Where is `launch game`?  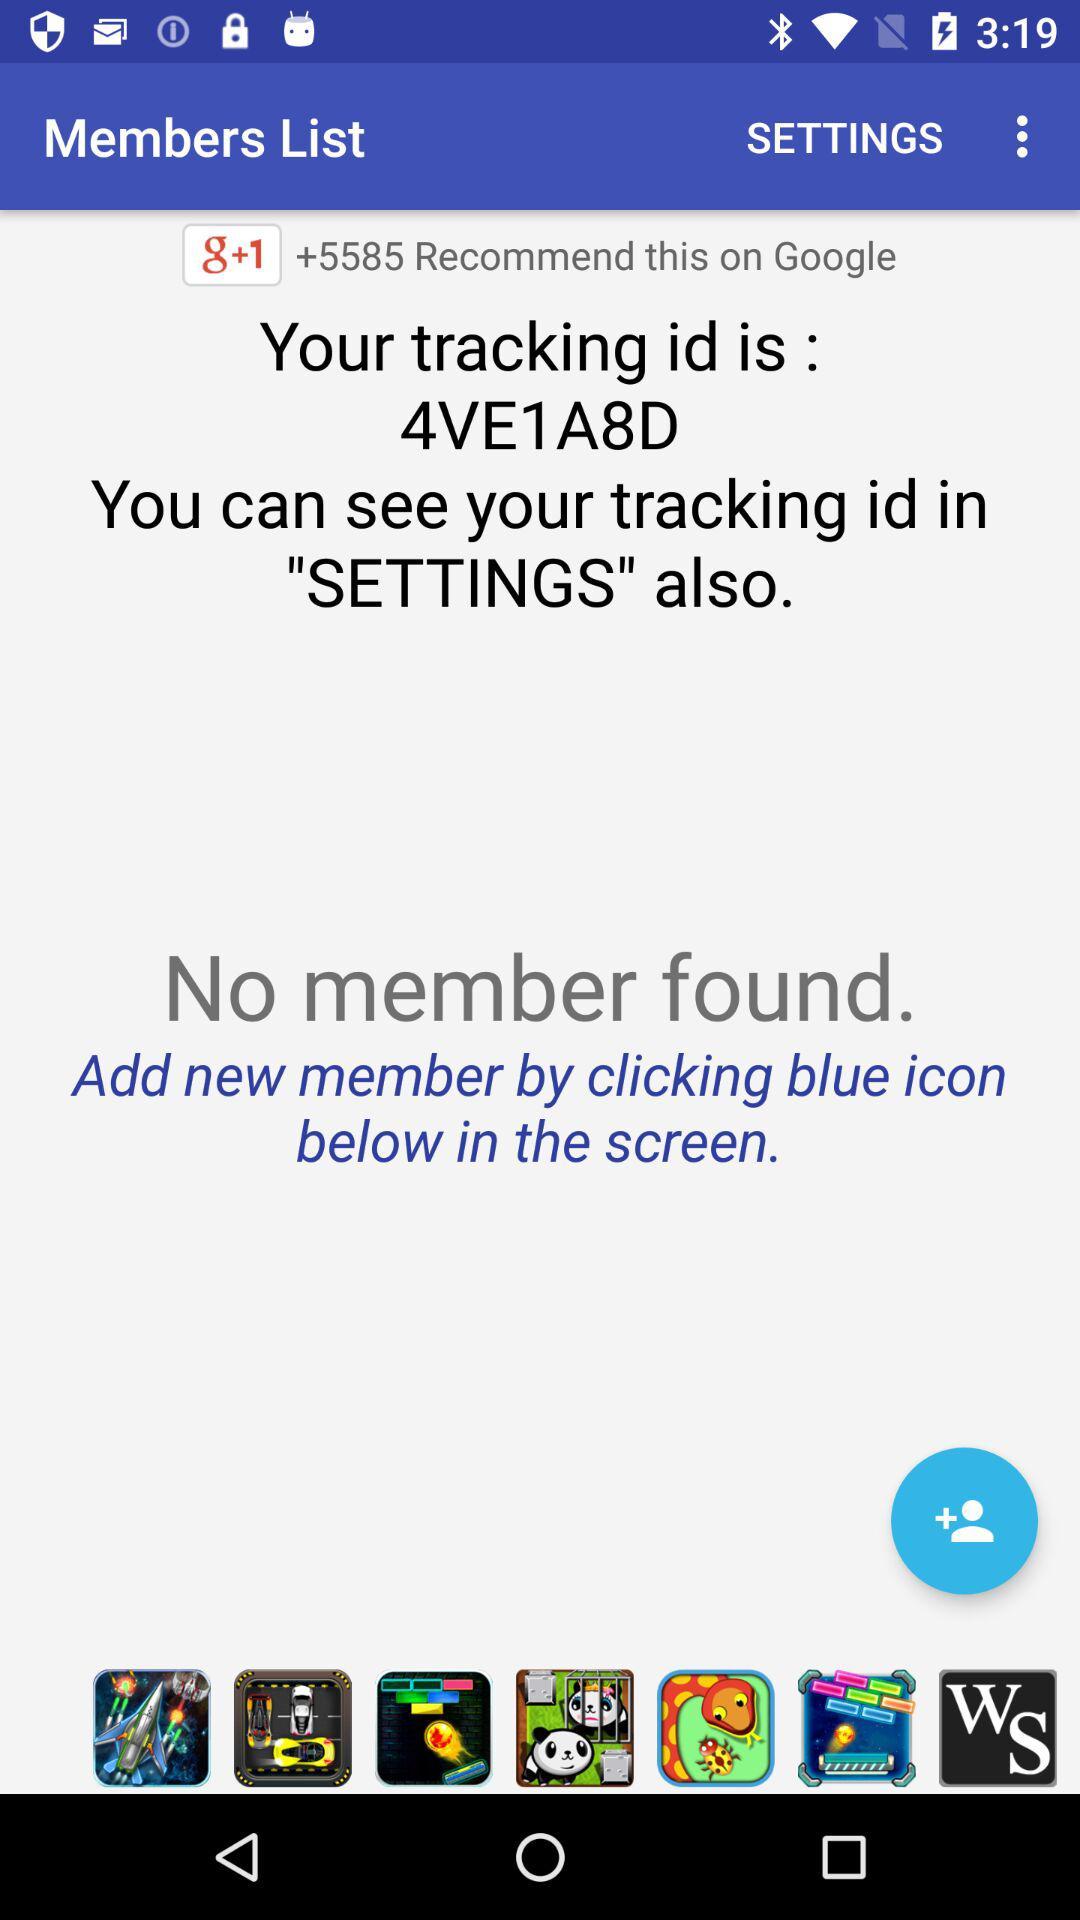
launch game is located at coordinates (150, 1727).